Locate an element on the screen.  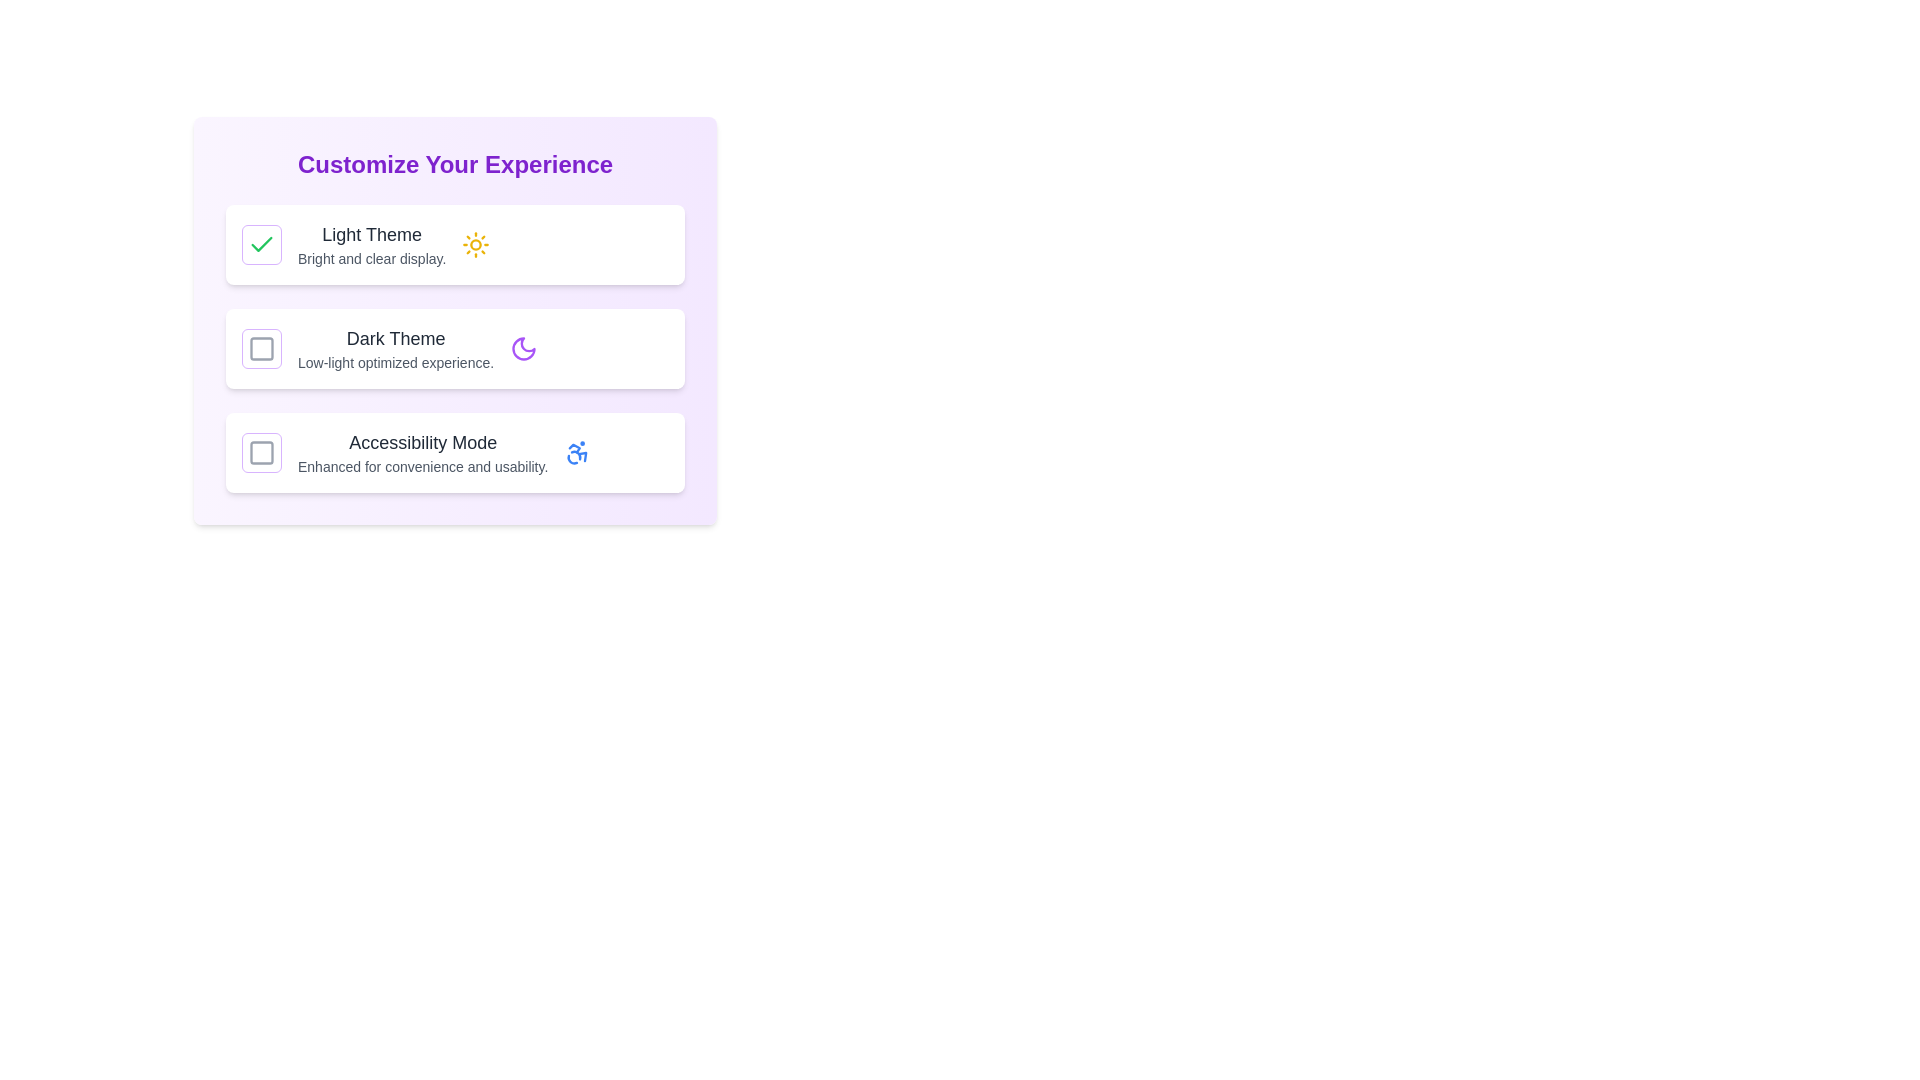
the static descriptive text located beneath the 'Dark Theme' title in the 'Customize Your Experience' interface is located at coordinates (396, 362).